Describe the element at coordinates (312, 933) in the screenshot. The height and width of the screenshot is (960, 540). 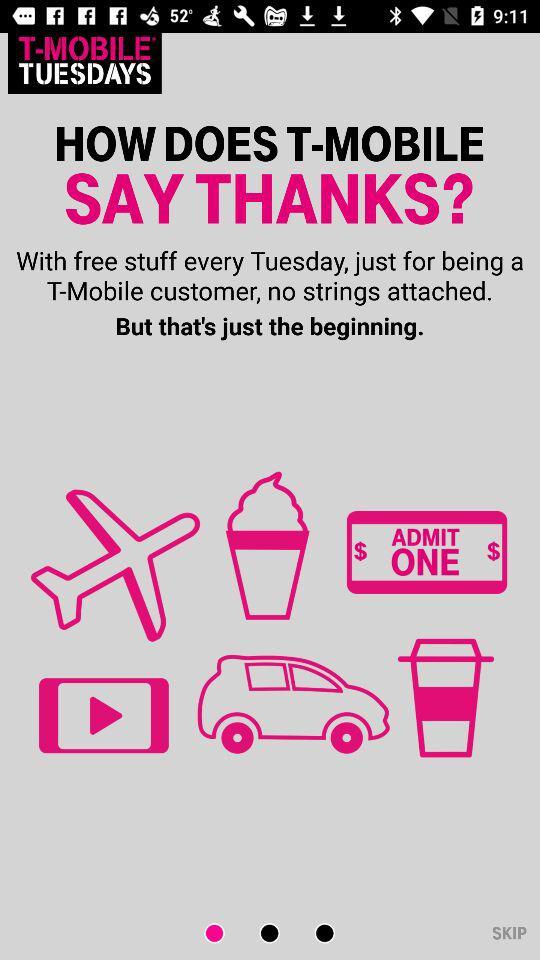
I see `next` at that location.